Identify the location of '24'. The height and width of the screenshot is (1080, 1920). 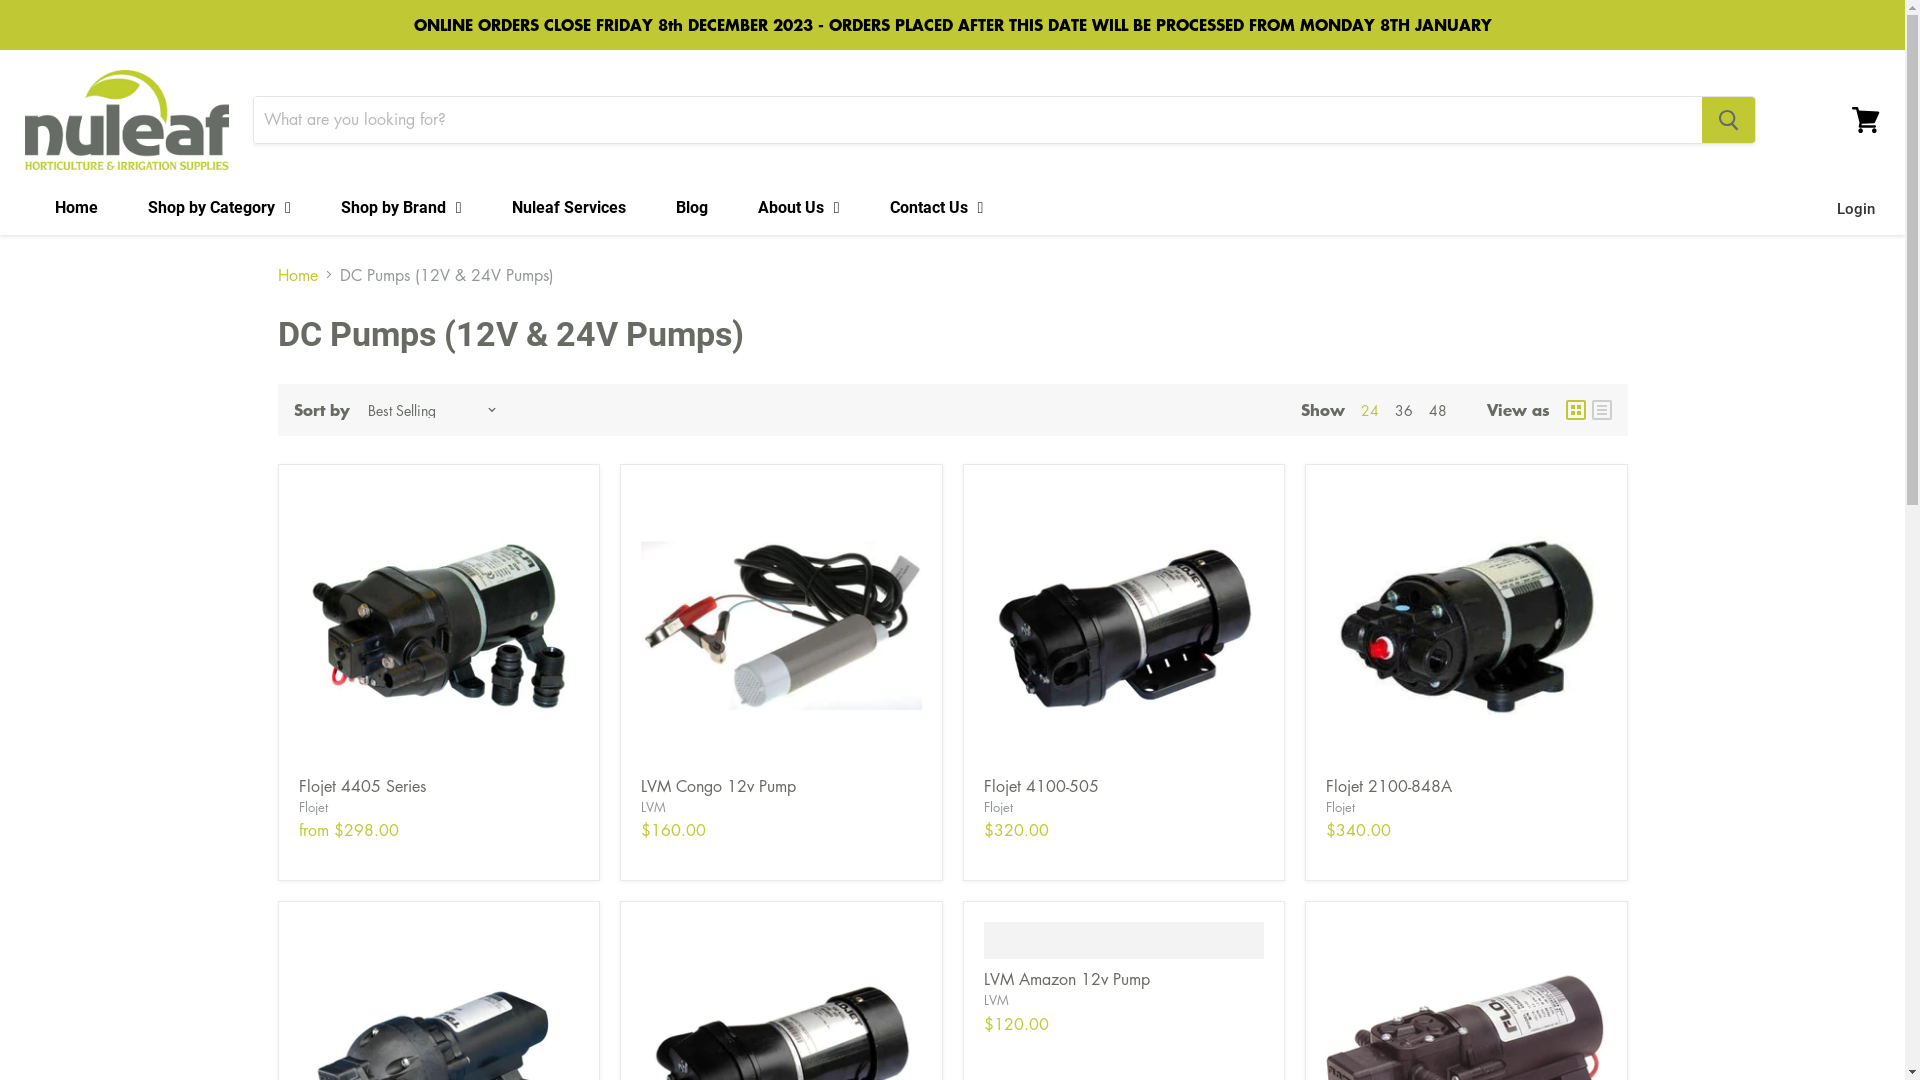
(1367, 408).